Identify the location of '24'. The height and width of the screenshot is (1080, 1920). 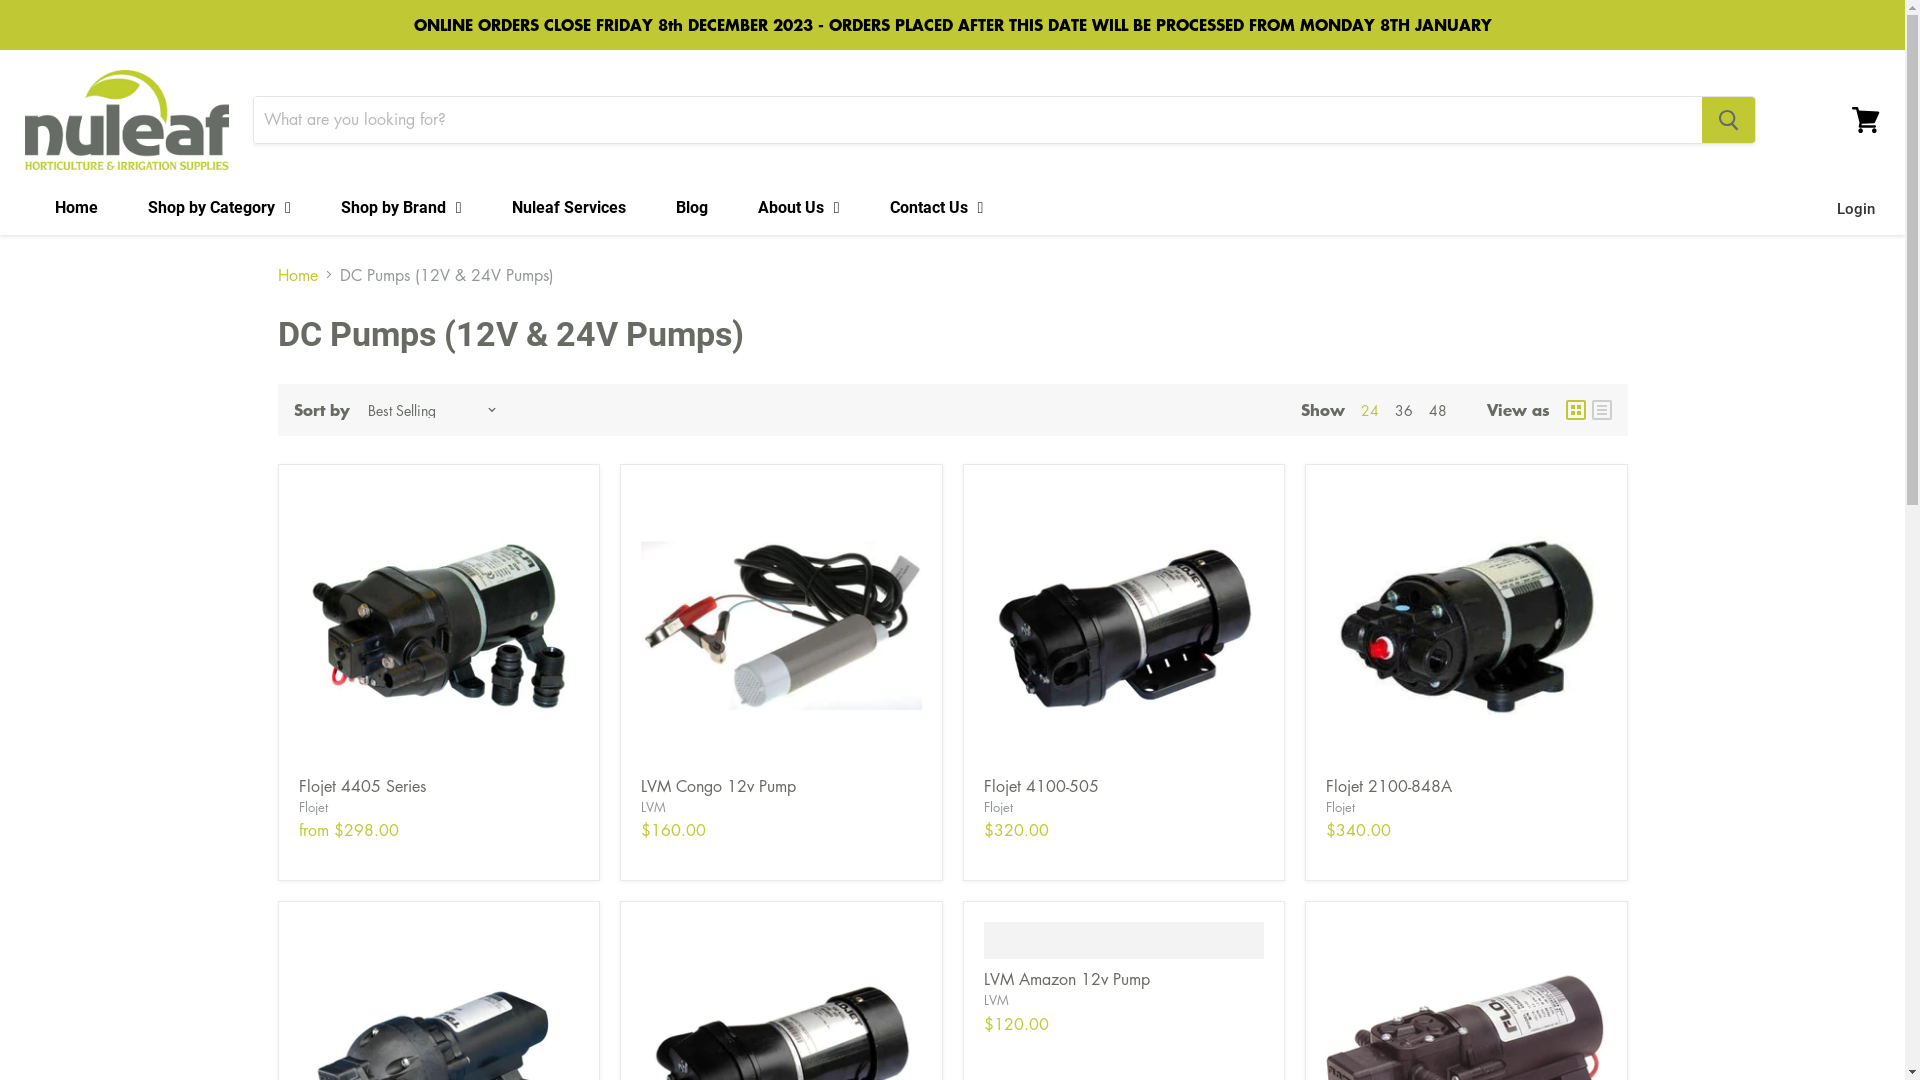
(1367, 408).